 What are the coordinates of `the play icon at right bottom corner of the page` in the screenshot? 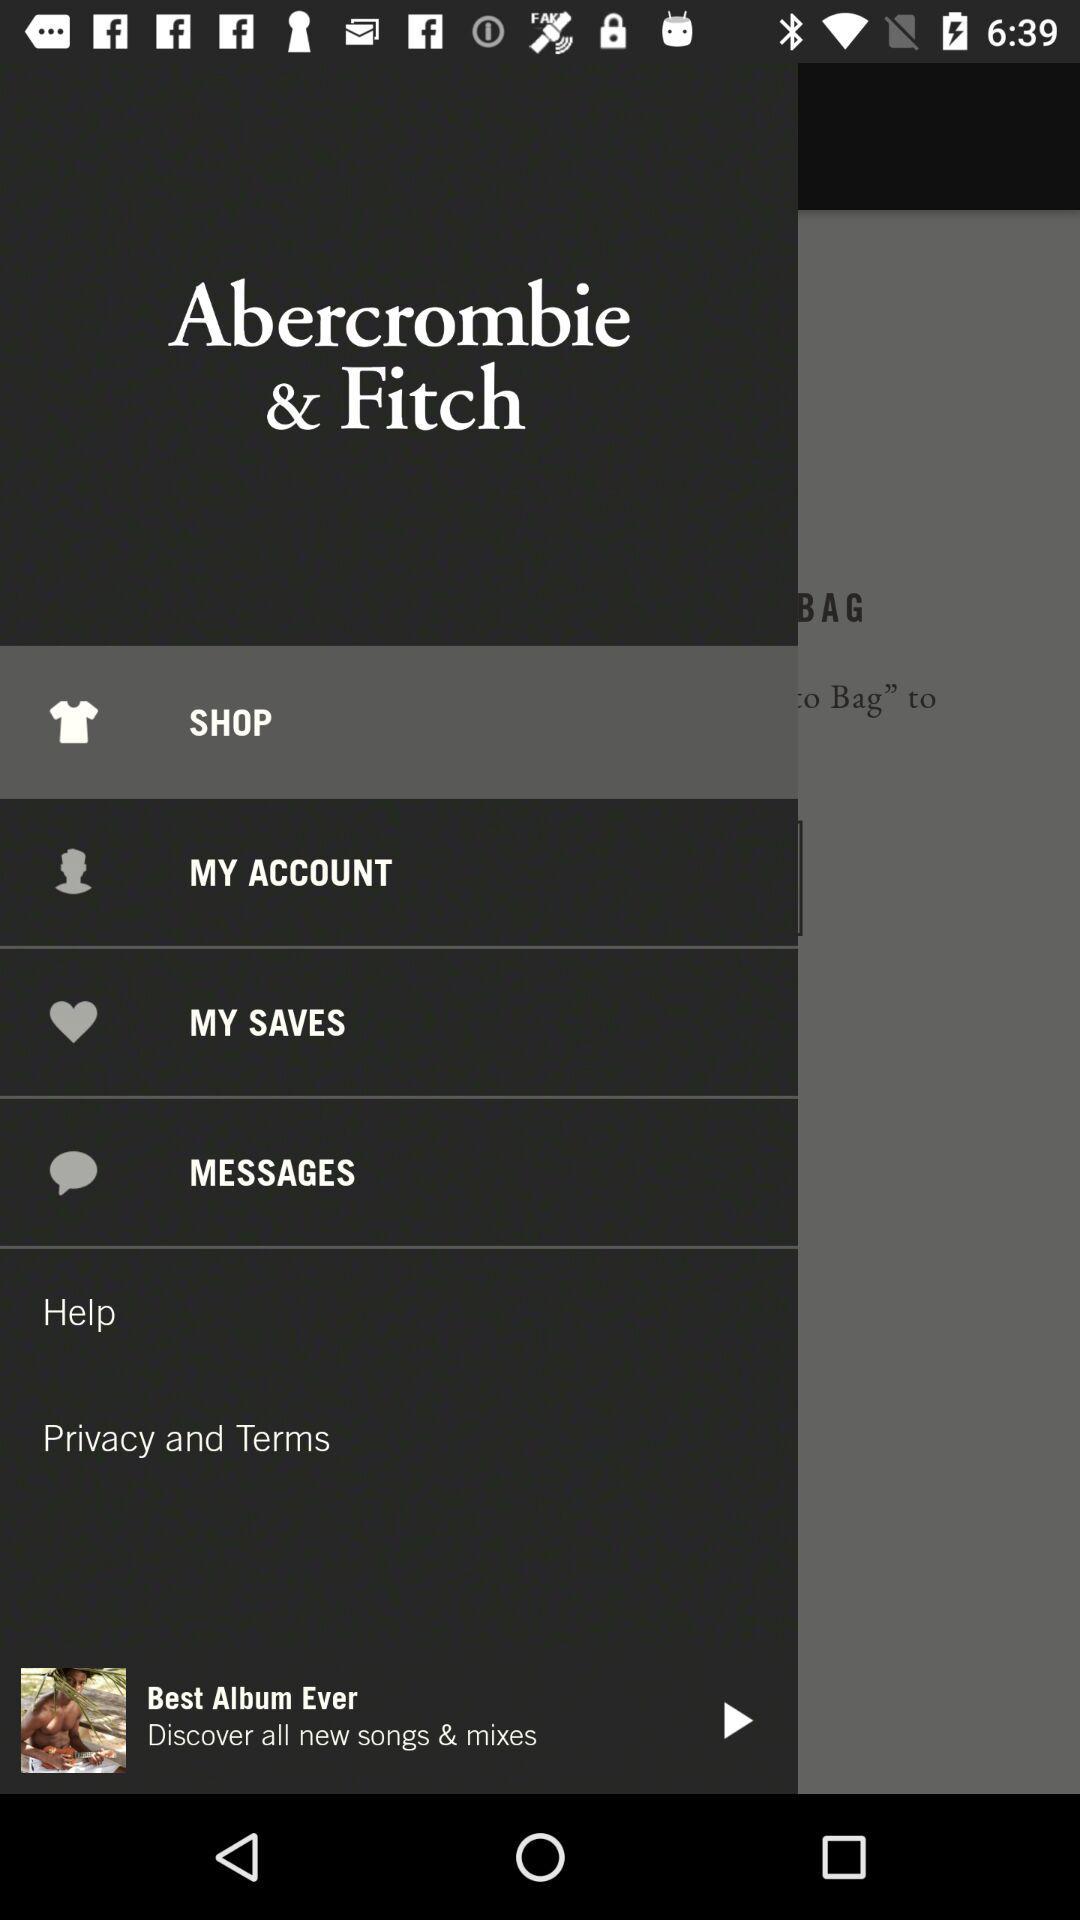 It's located at (735, 1719).